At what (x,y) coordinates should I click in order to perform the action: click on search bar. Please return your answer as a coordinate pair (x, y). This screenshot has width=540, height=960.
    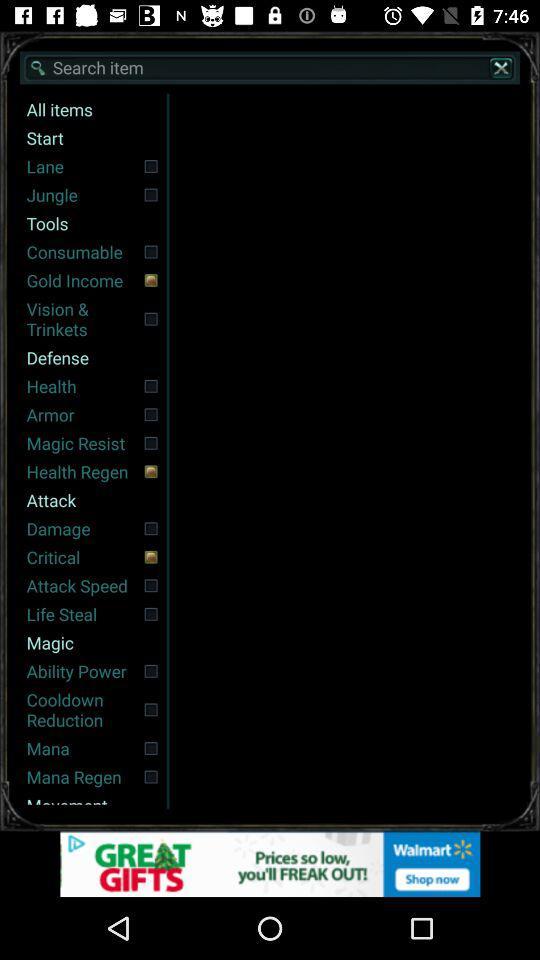
    Looking at the image, I should click on (270, 67).